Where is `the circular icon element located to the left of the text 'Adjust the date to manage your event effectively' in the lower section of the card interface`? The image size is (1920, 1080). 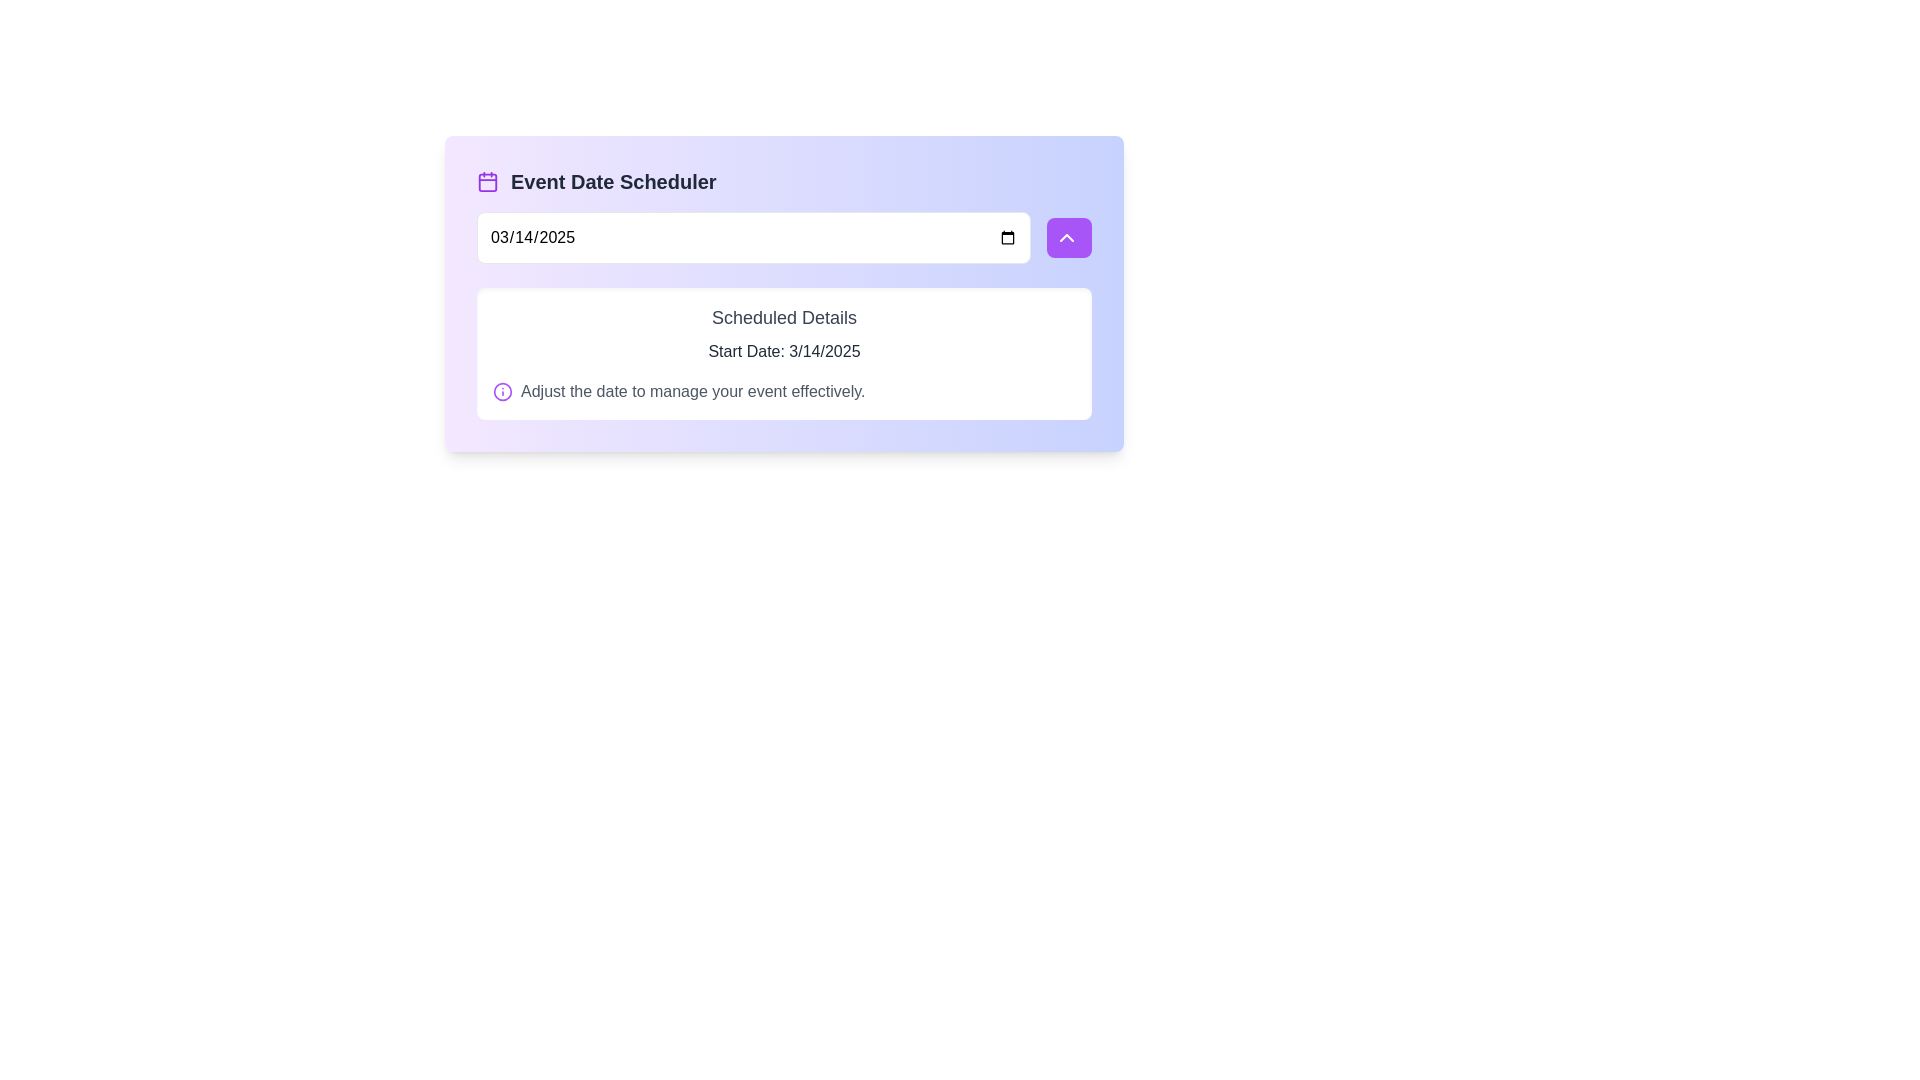 the circular icon element located to the left of the text 'Adjust the date to manage your event effectively' in the lower section of the card interface is located at coordinates (503, 392).